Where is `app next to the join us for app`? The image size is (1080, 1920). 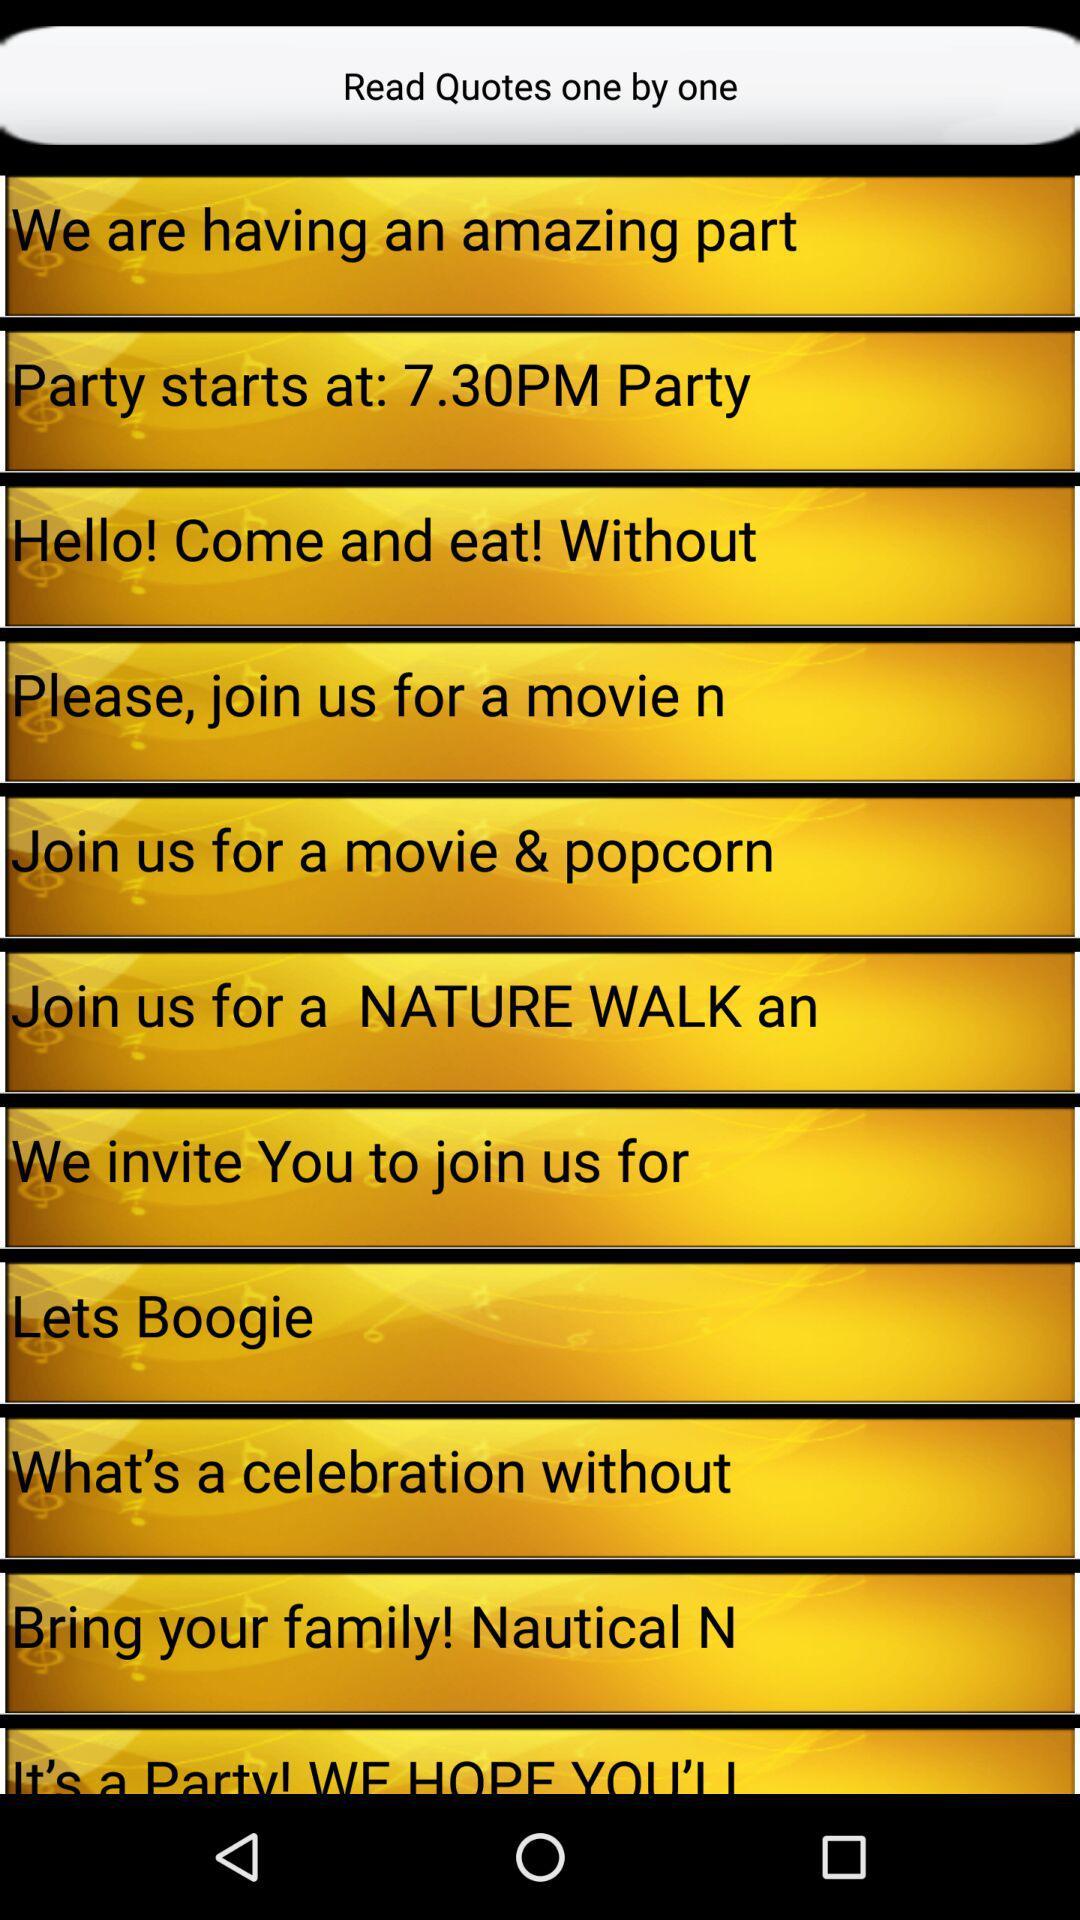 app next to the join us for app is located at coordinates (2, 1021).